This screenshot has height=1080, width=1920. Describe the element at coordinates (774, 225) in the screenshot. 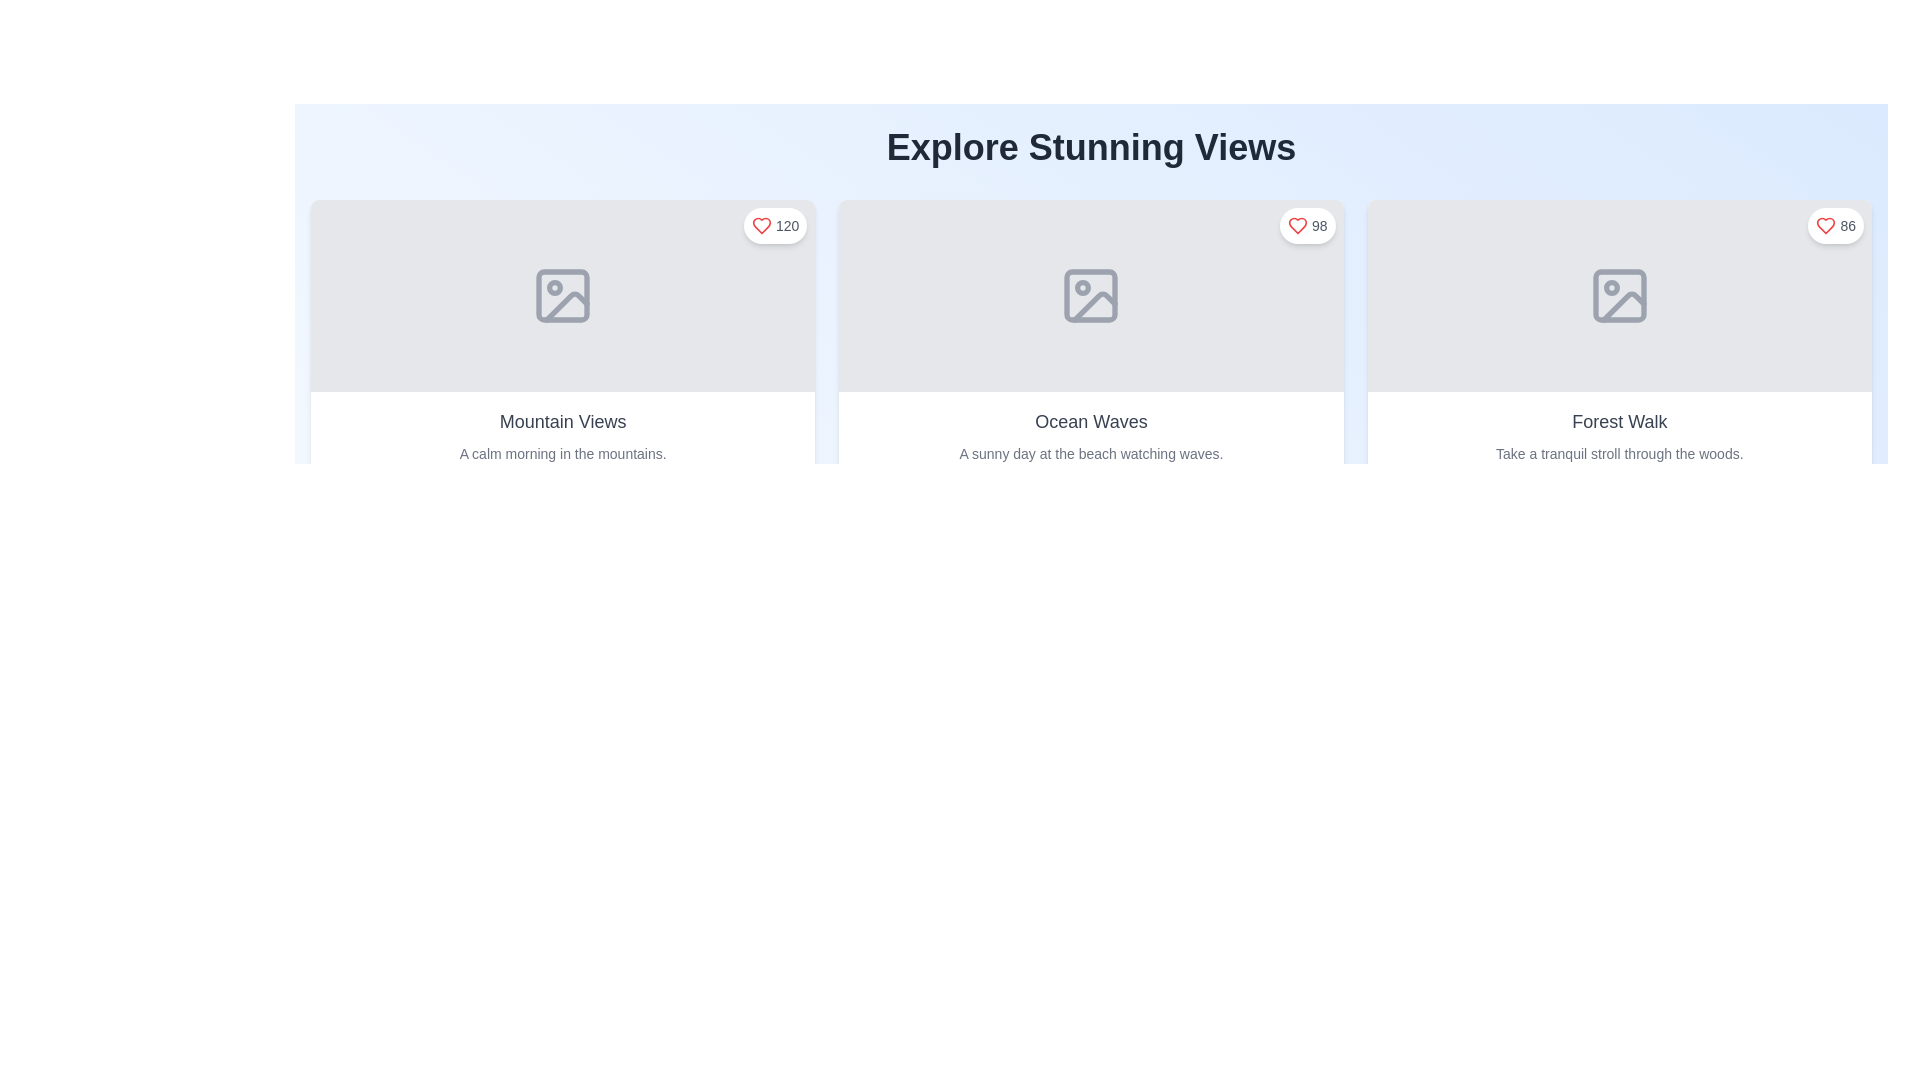

I see `the small circular badge with a white background and a red heart icon, located at the top-right corner of the 'Mountain Views' card` at that location.